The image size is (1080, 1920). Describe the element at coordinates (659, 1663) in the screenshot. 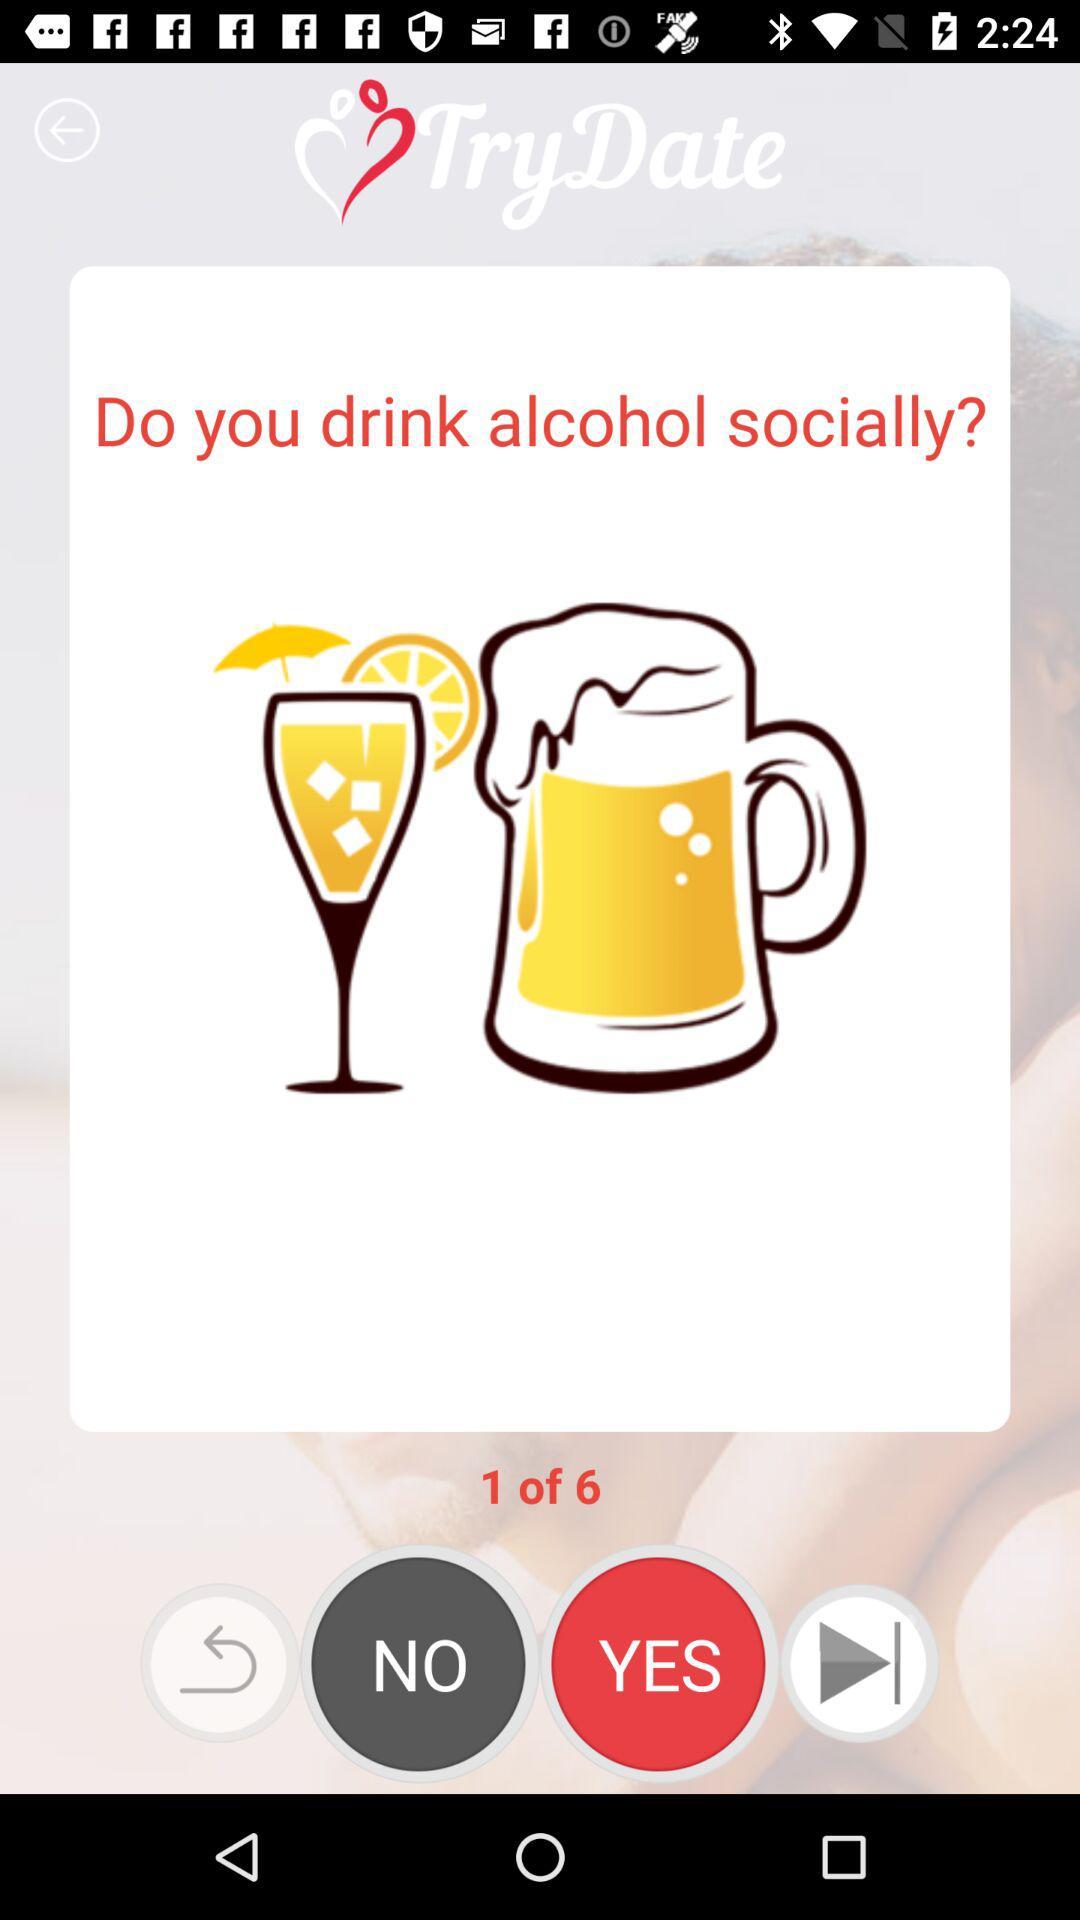

I see `answer yes` at that location.